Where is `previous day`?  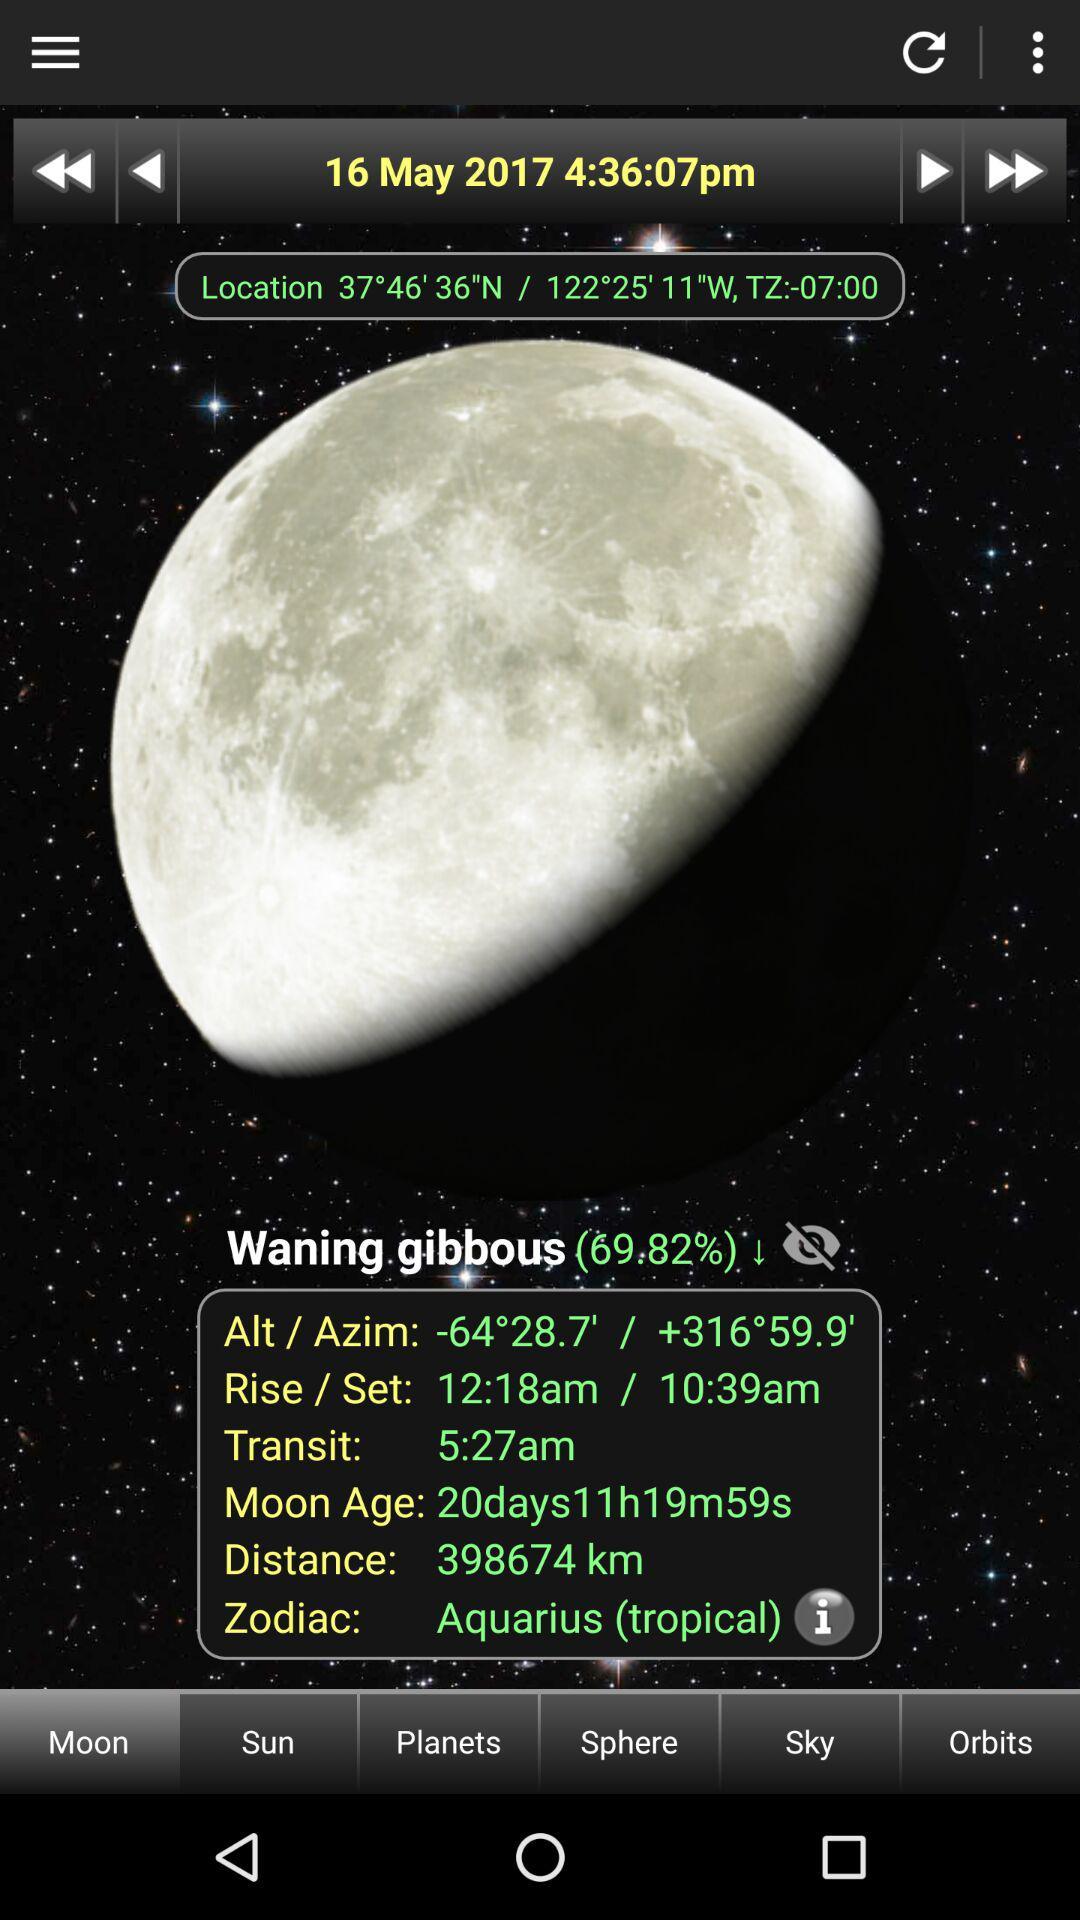 previous day is located at coordinates (146, 171).